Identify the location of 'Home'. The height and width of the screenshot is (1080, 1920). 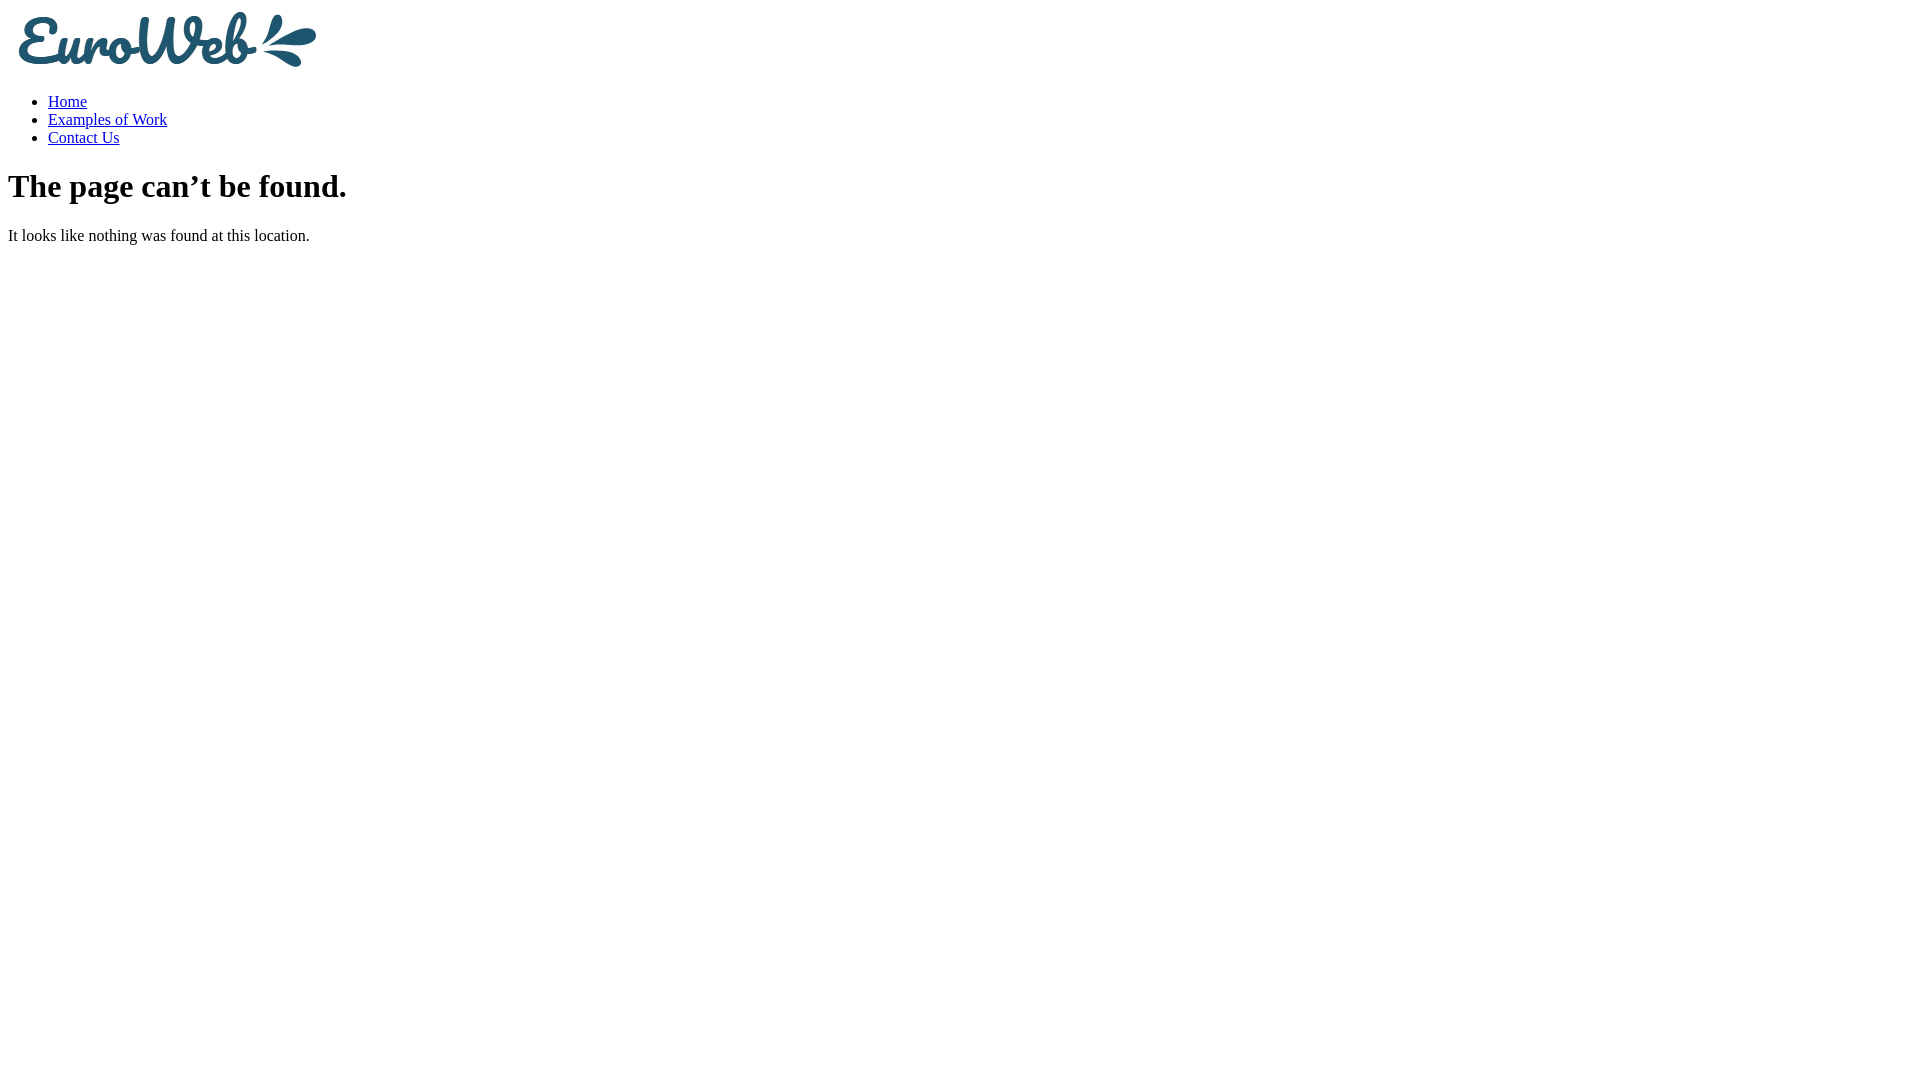
(67, 101).